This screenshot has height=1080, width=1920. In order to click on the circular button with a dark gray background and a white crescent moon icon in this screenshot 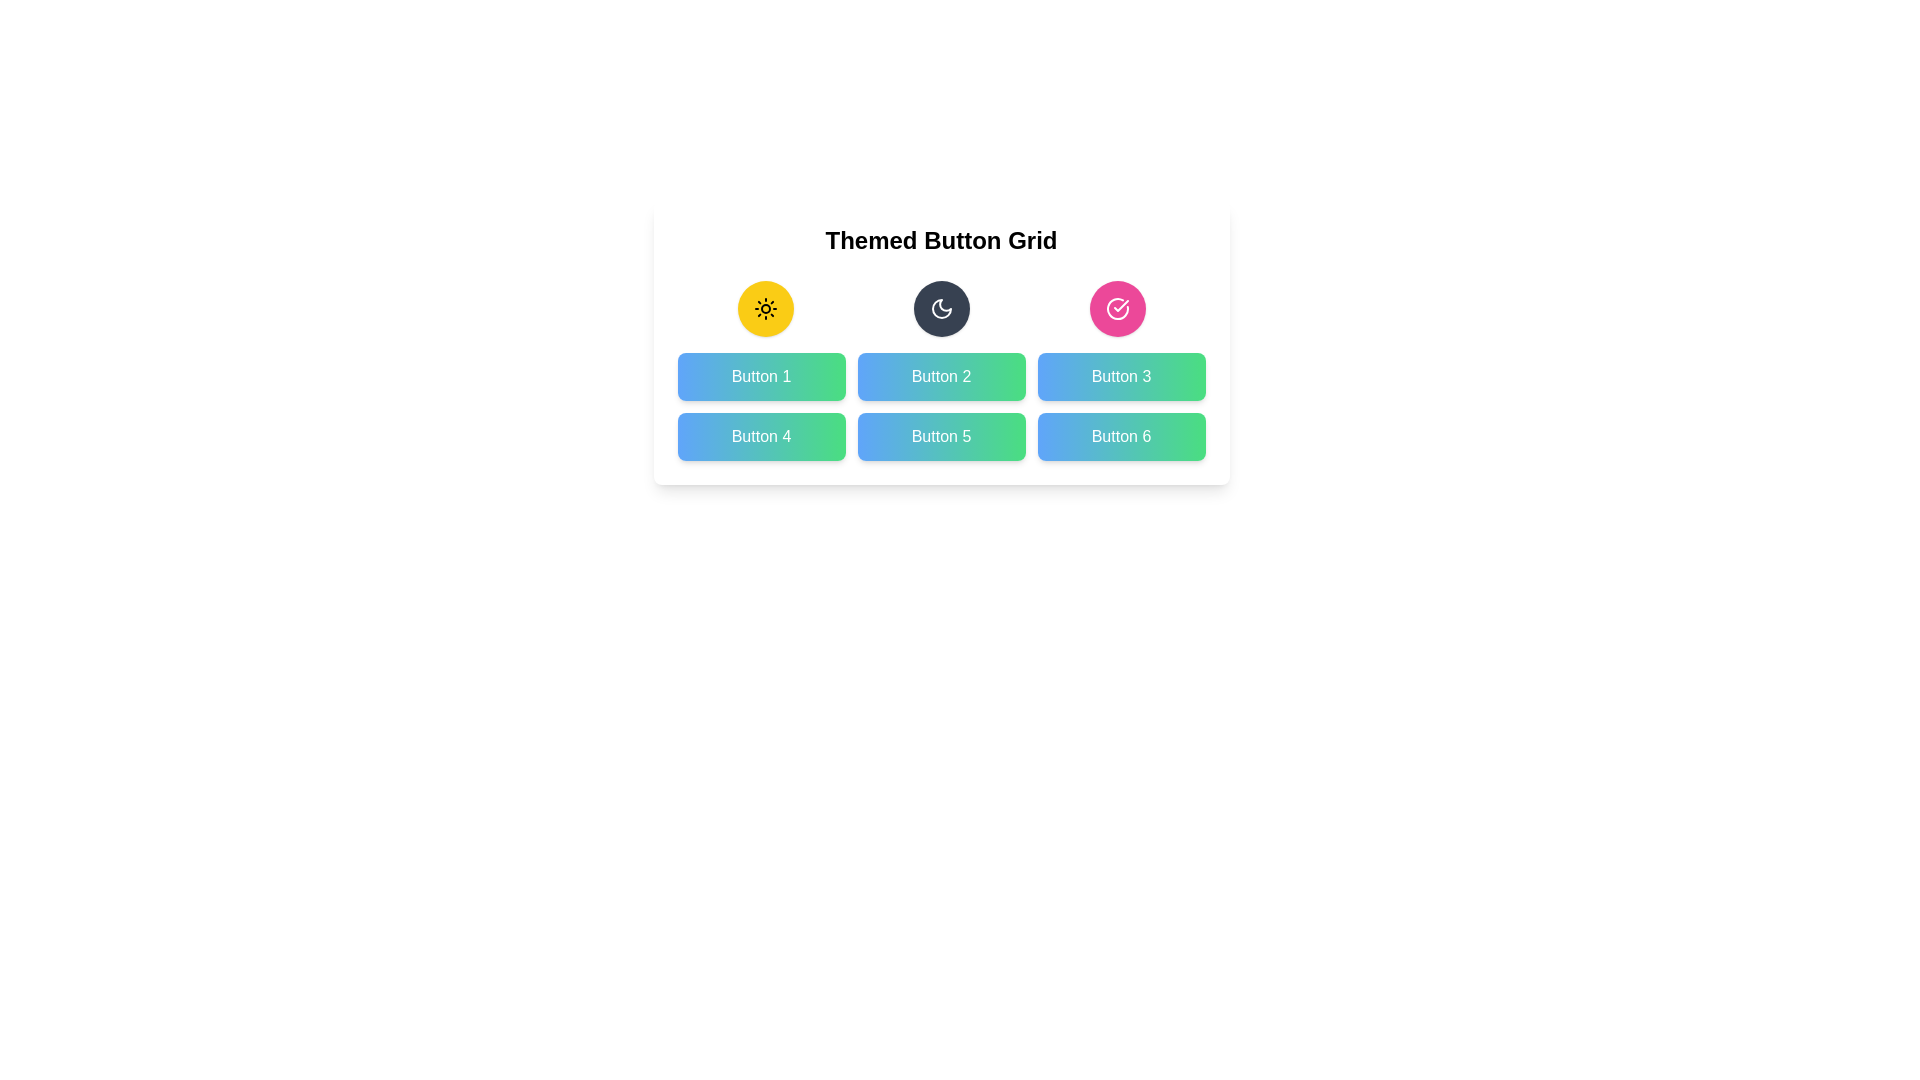, I will do `click(940, 308)`.